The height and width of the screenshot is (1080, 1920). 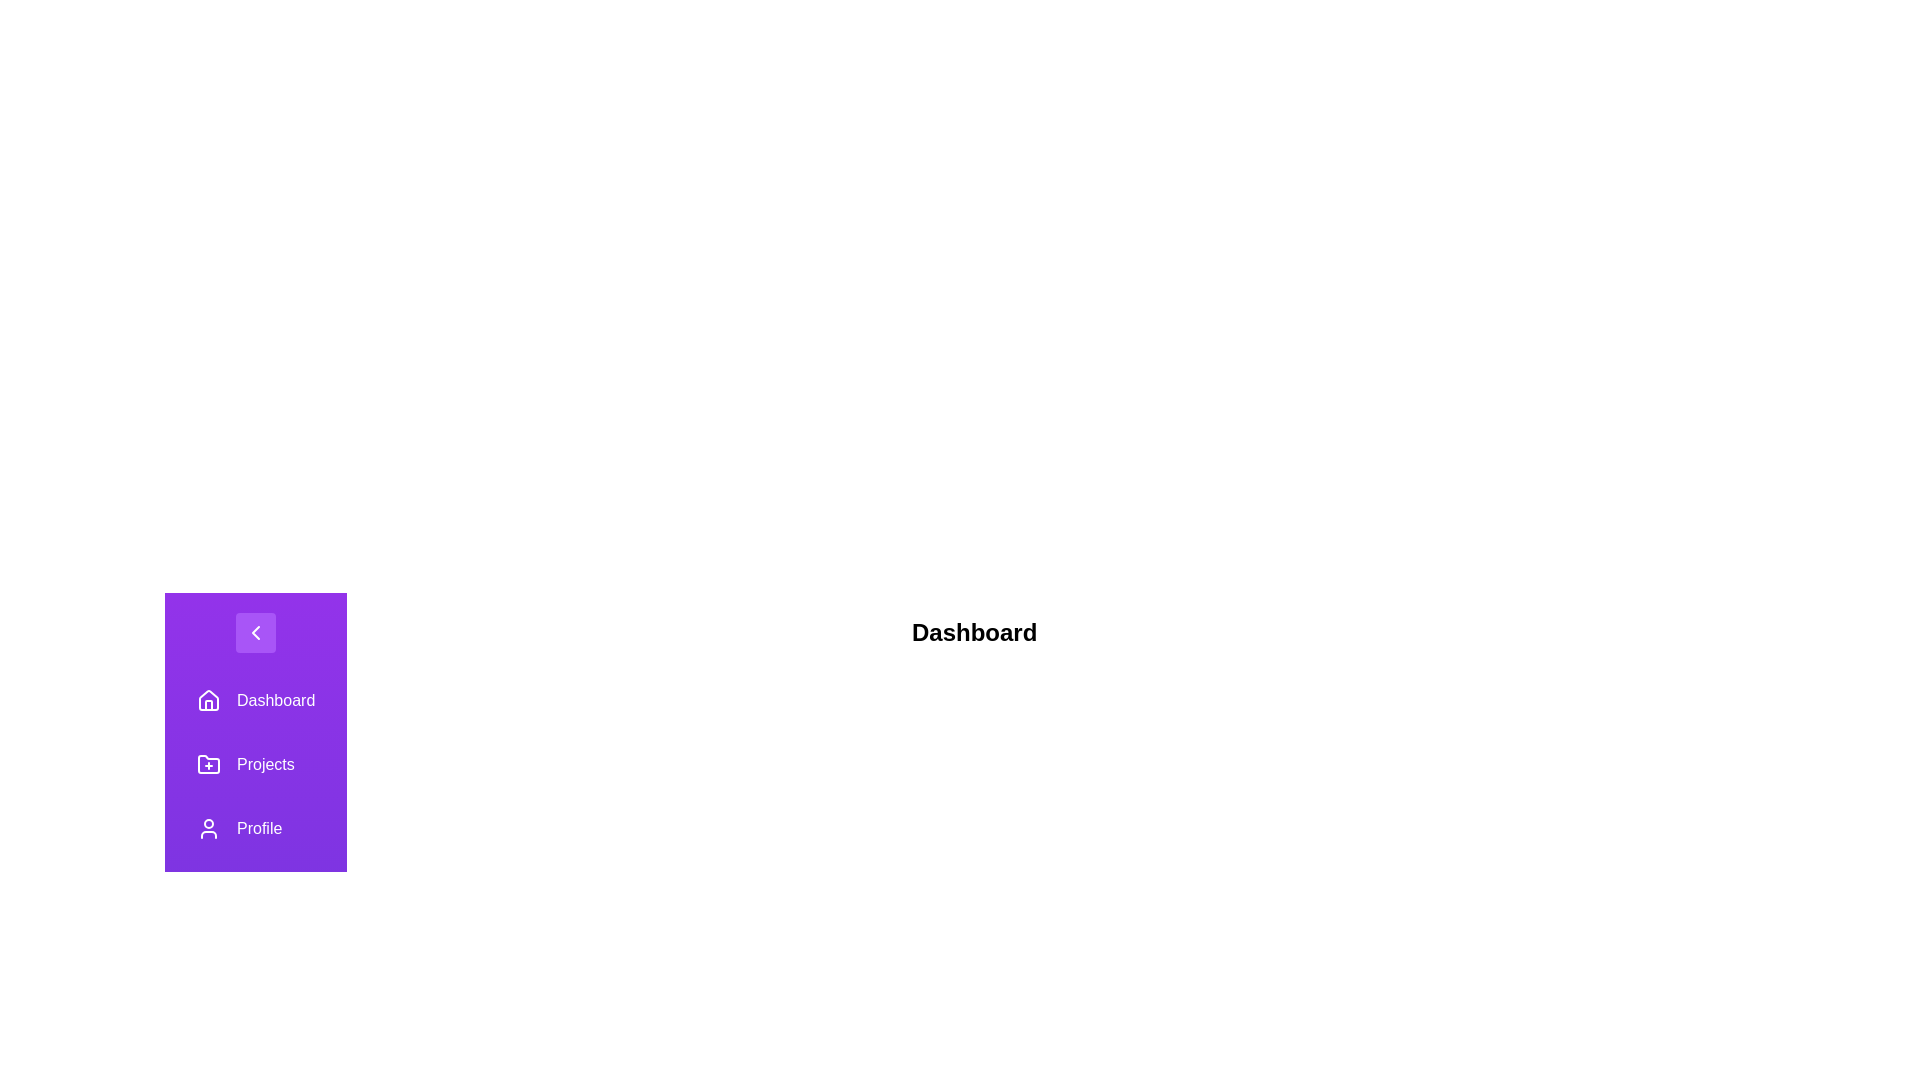 I want to click on the back navigation icon located in the vertical menu on the left side of the interface, so click(x=255, y=632).